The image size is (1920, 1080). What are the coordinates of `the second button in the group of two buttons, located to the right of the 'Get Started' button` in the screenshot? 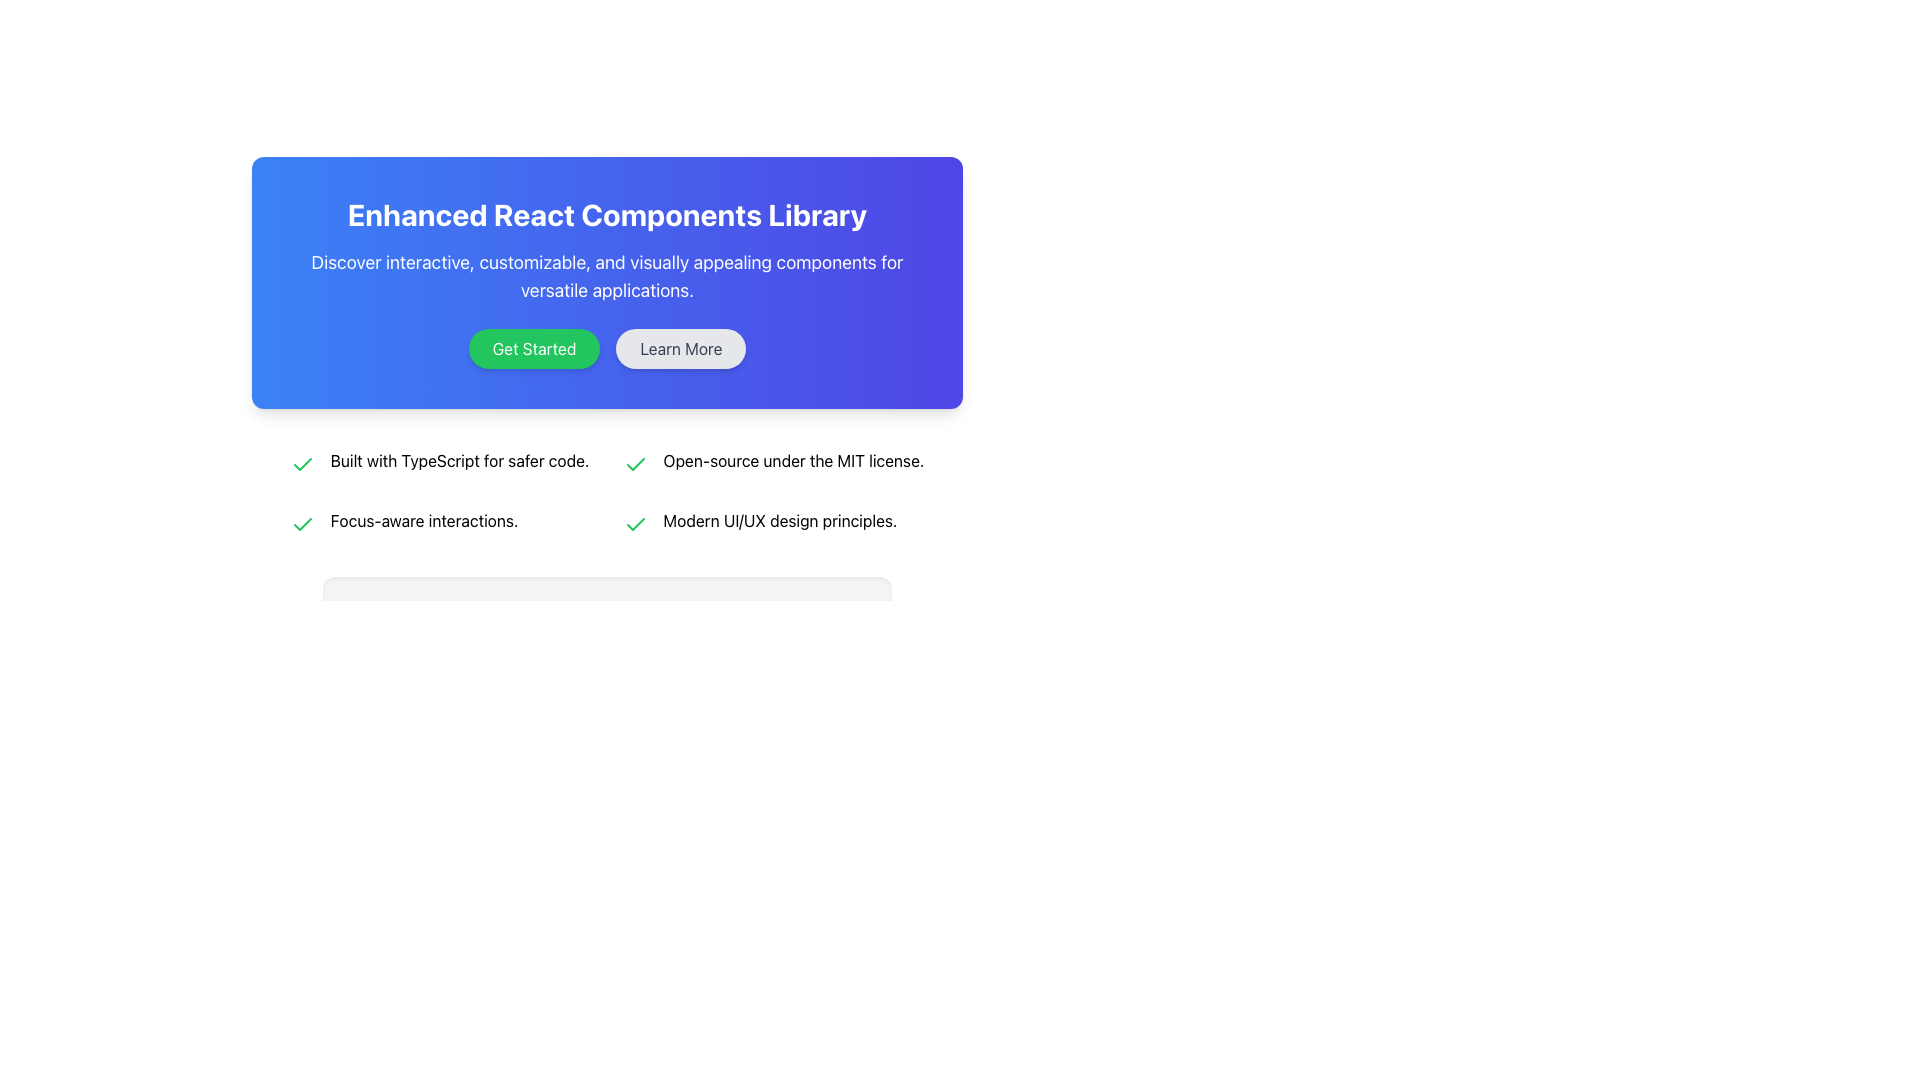 It's located at (681, 347).